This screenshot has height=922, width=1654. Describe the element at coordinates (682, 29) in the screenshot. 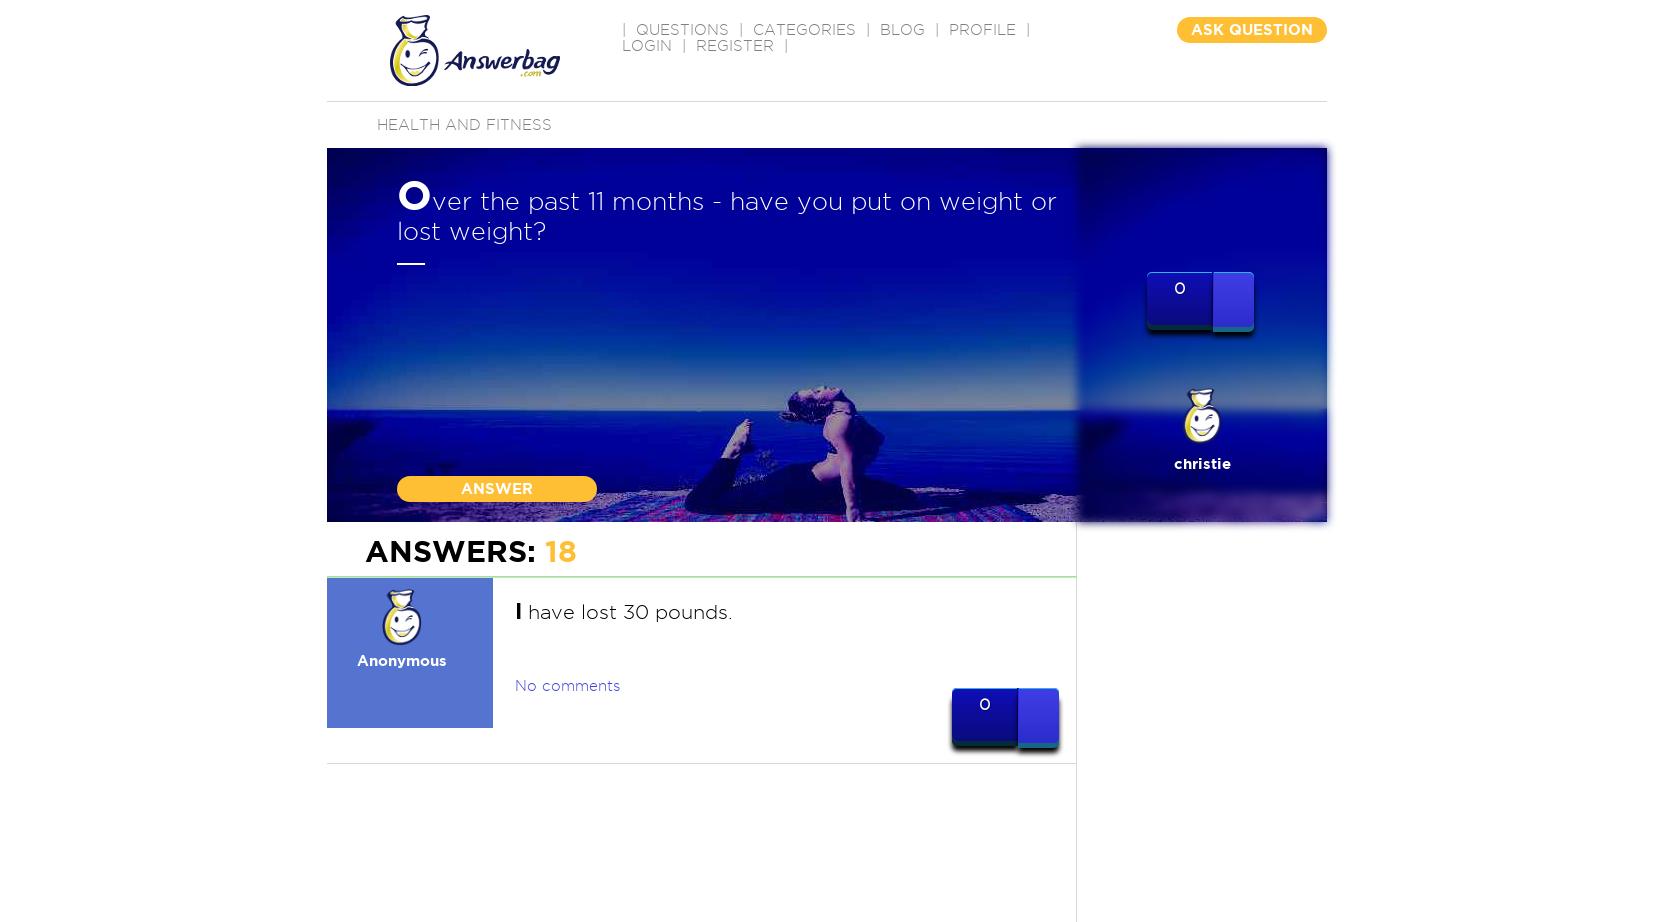

I see `'QUESTIONS'` at that location.